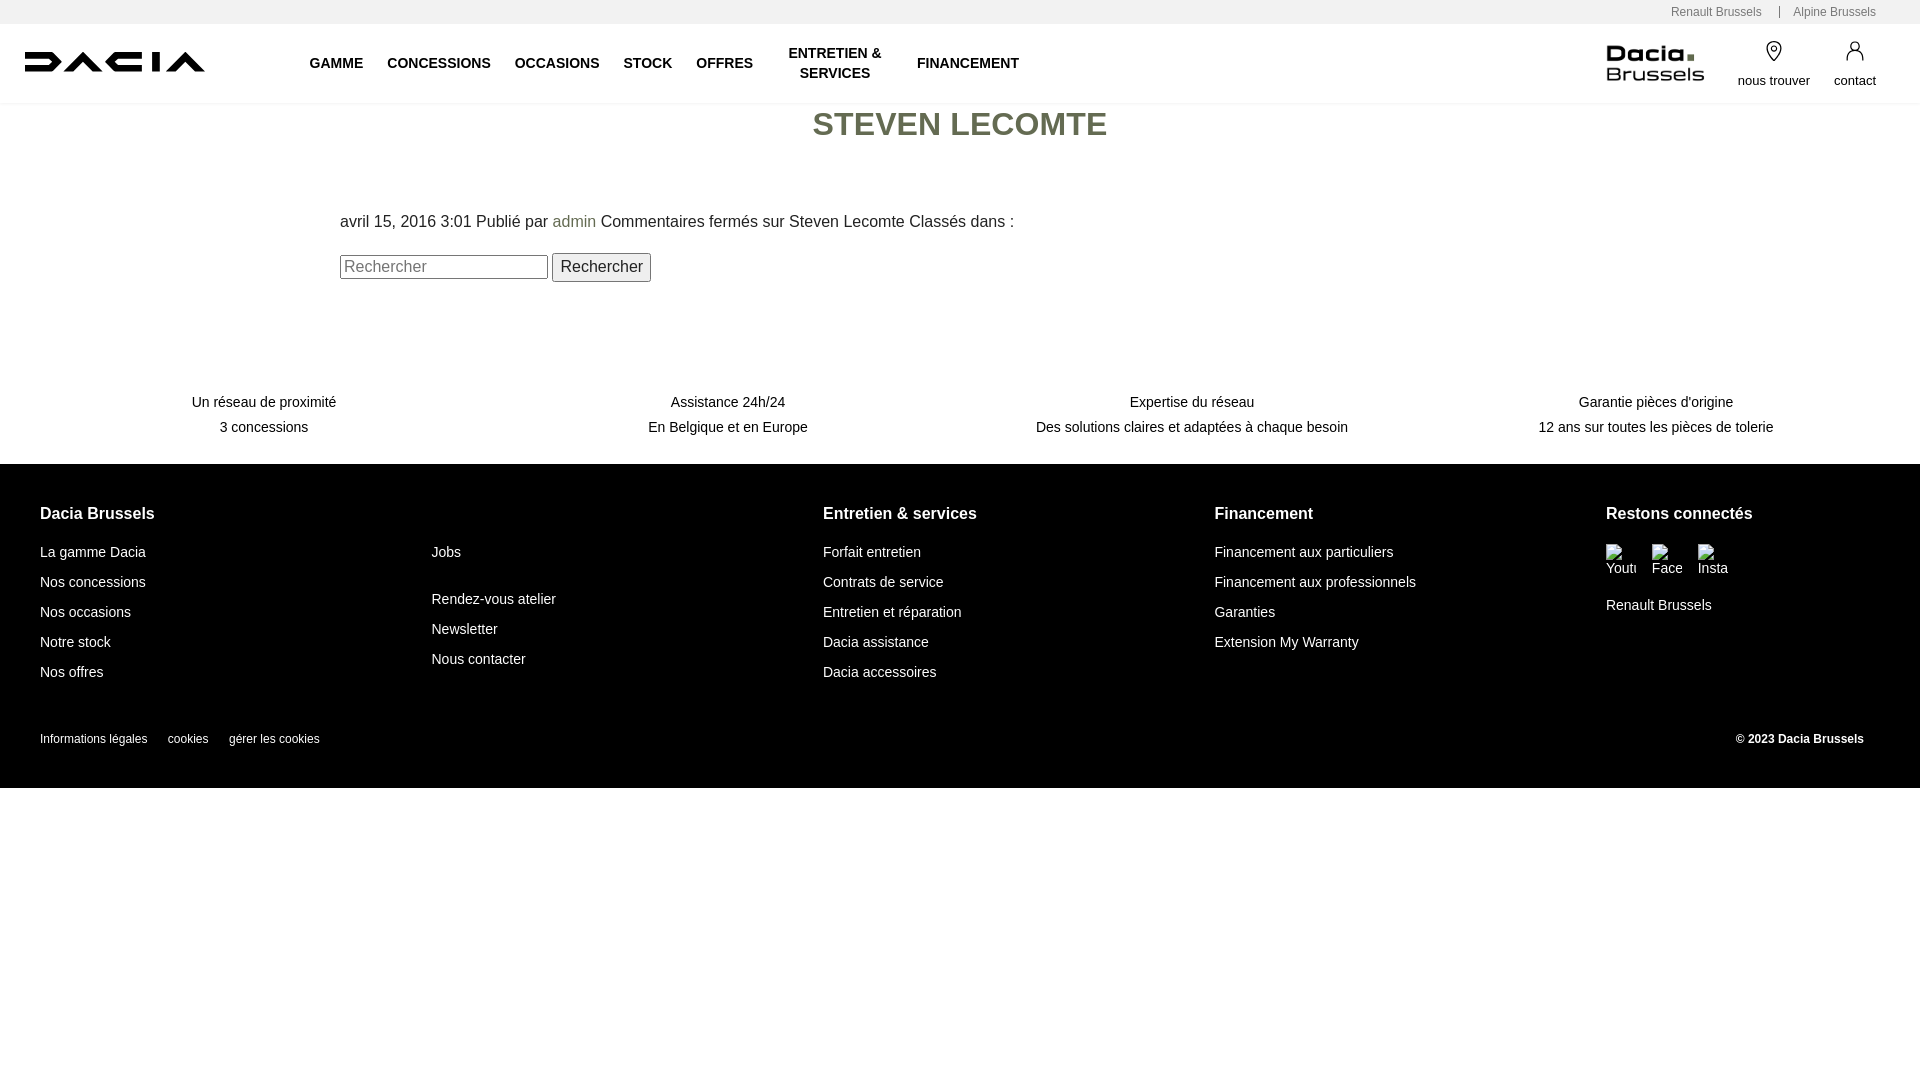 The width and height of the screenshot is (1920, 1080). I want to click on 'Rendez-vous atelier', so click(493, 597).